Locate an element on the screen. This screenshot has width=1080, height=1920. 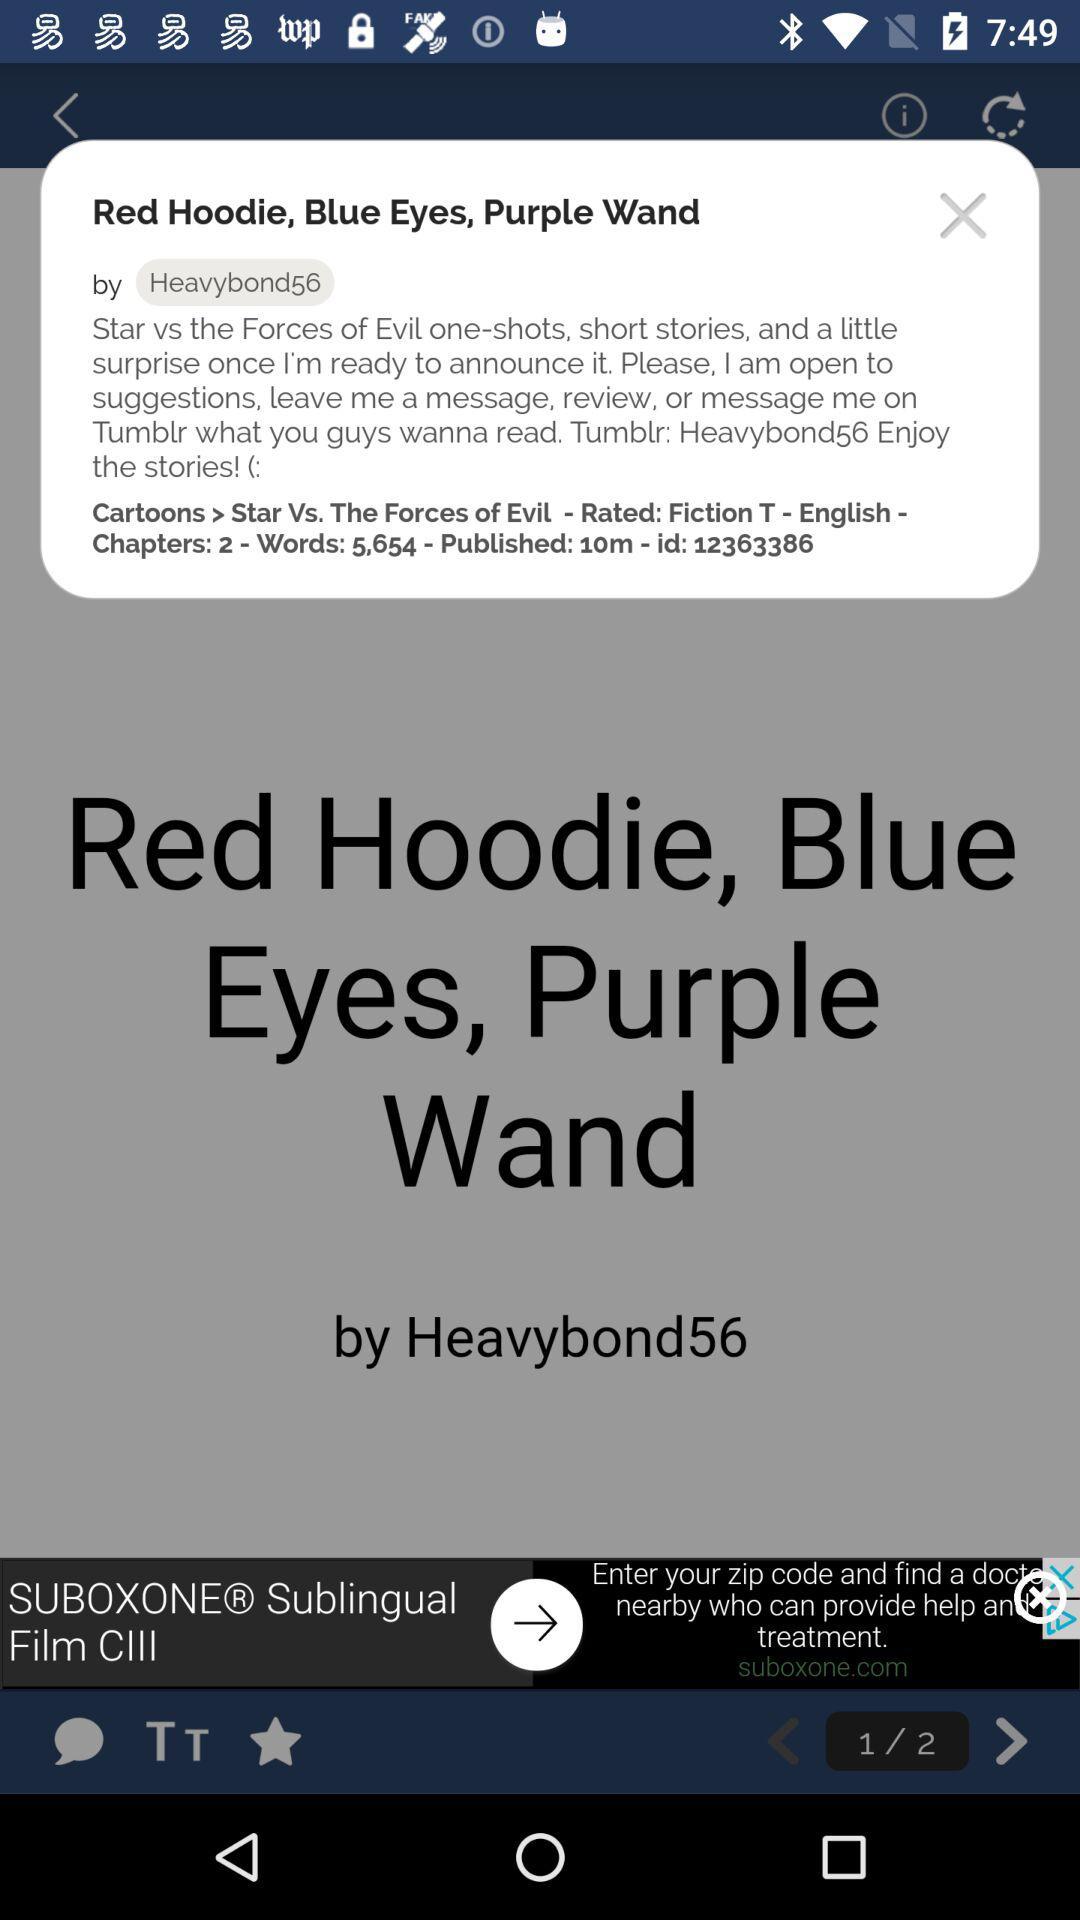
open advertisement is located at coordinates (540, 1623).